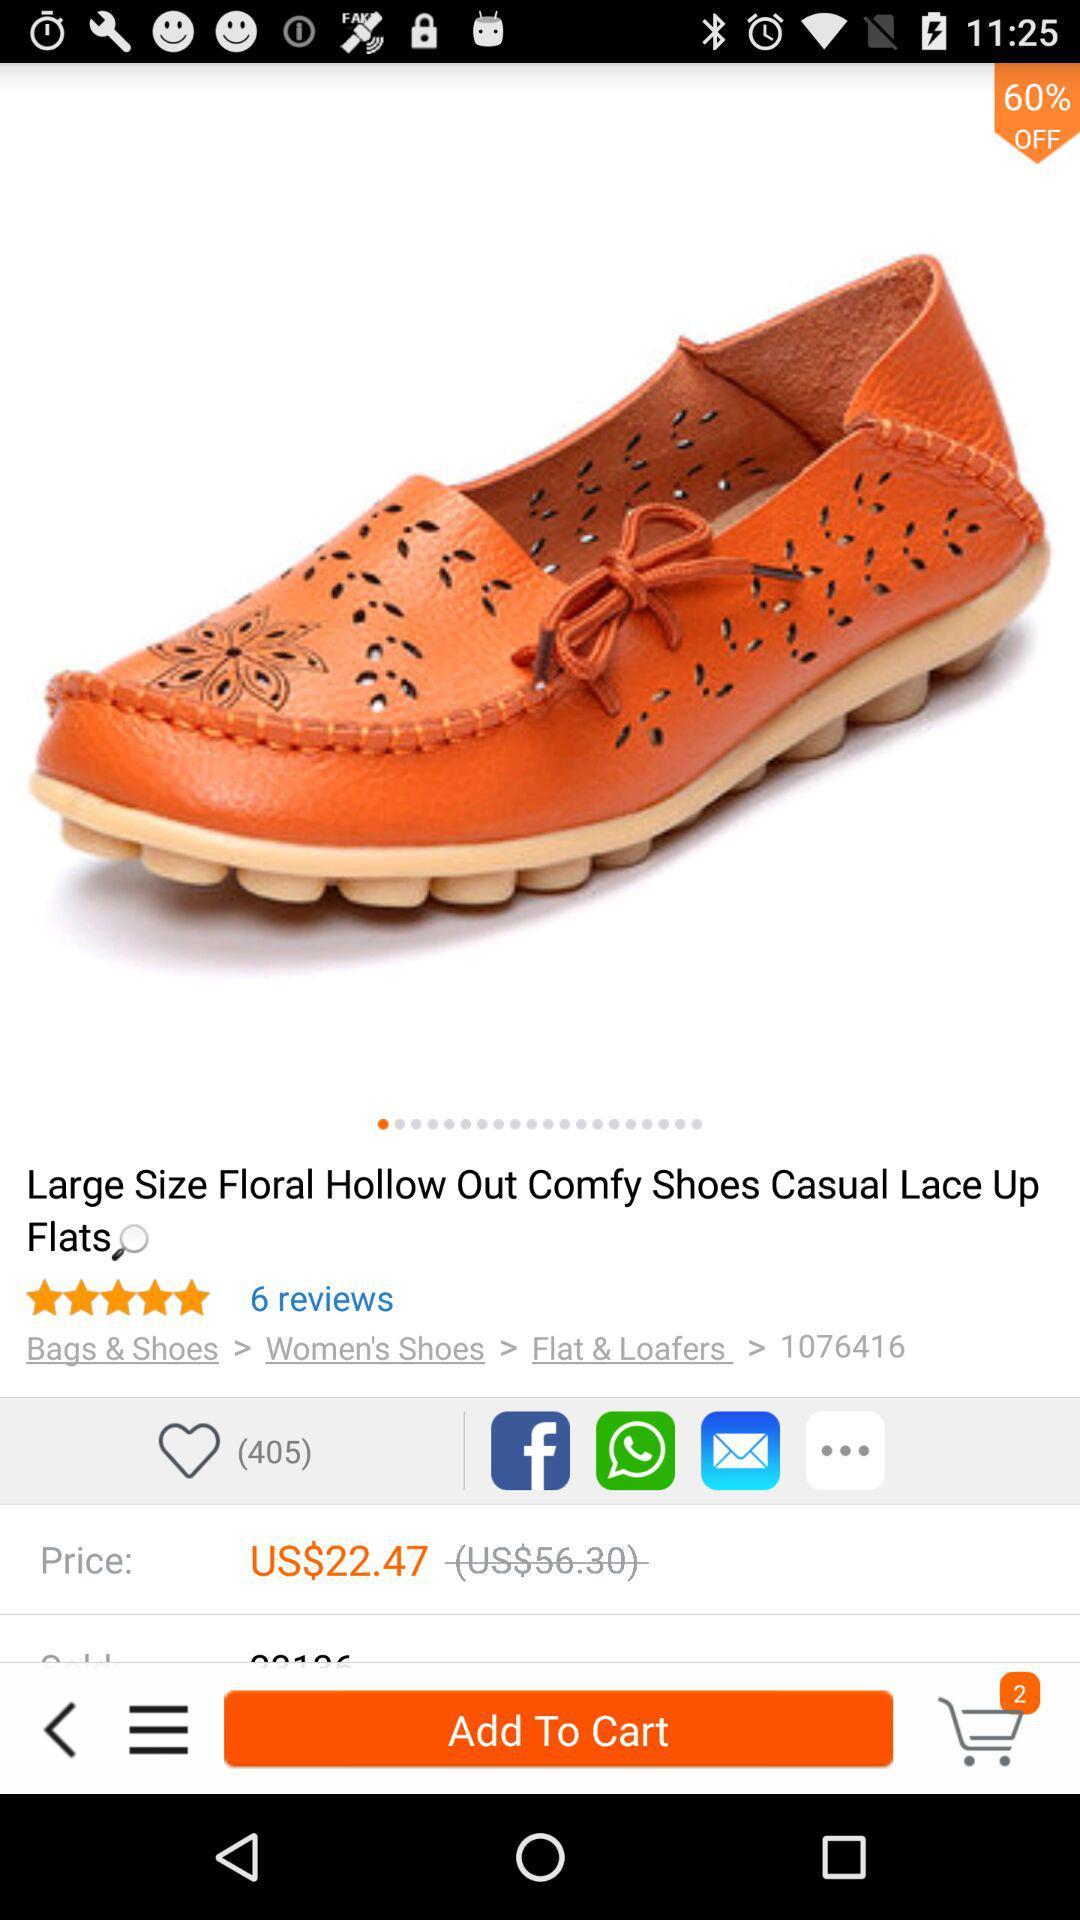 This screenshot has height=1920, width=1080. Describe the element at coordinates (431, 1124) in the screenshot. I see `more images` at that location.